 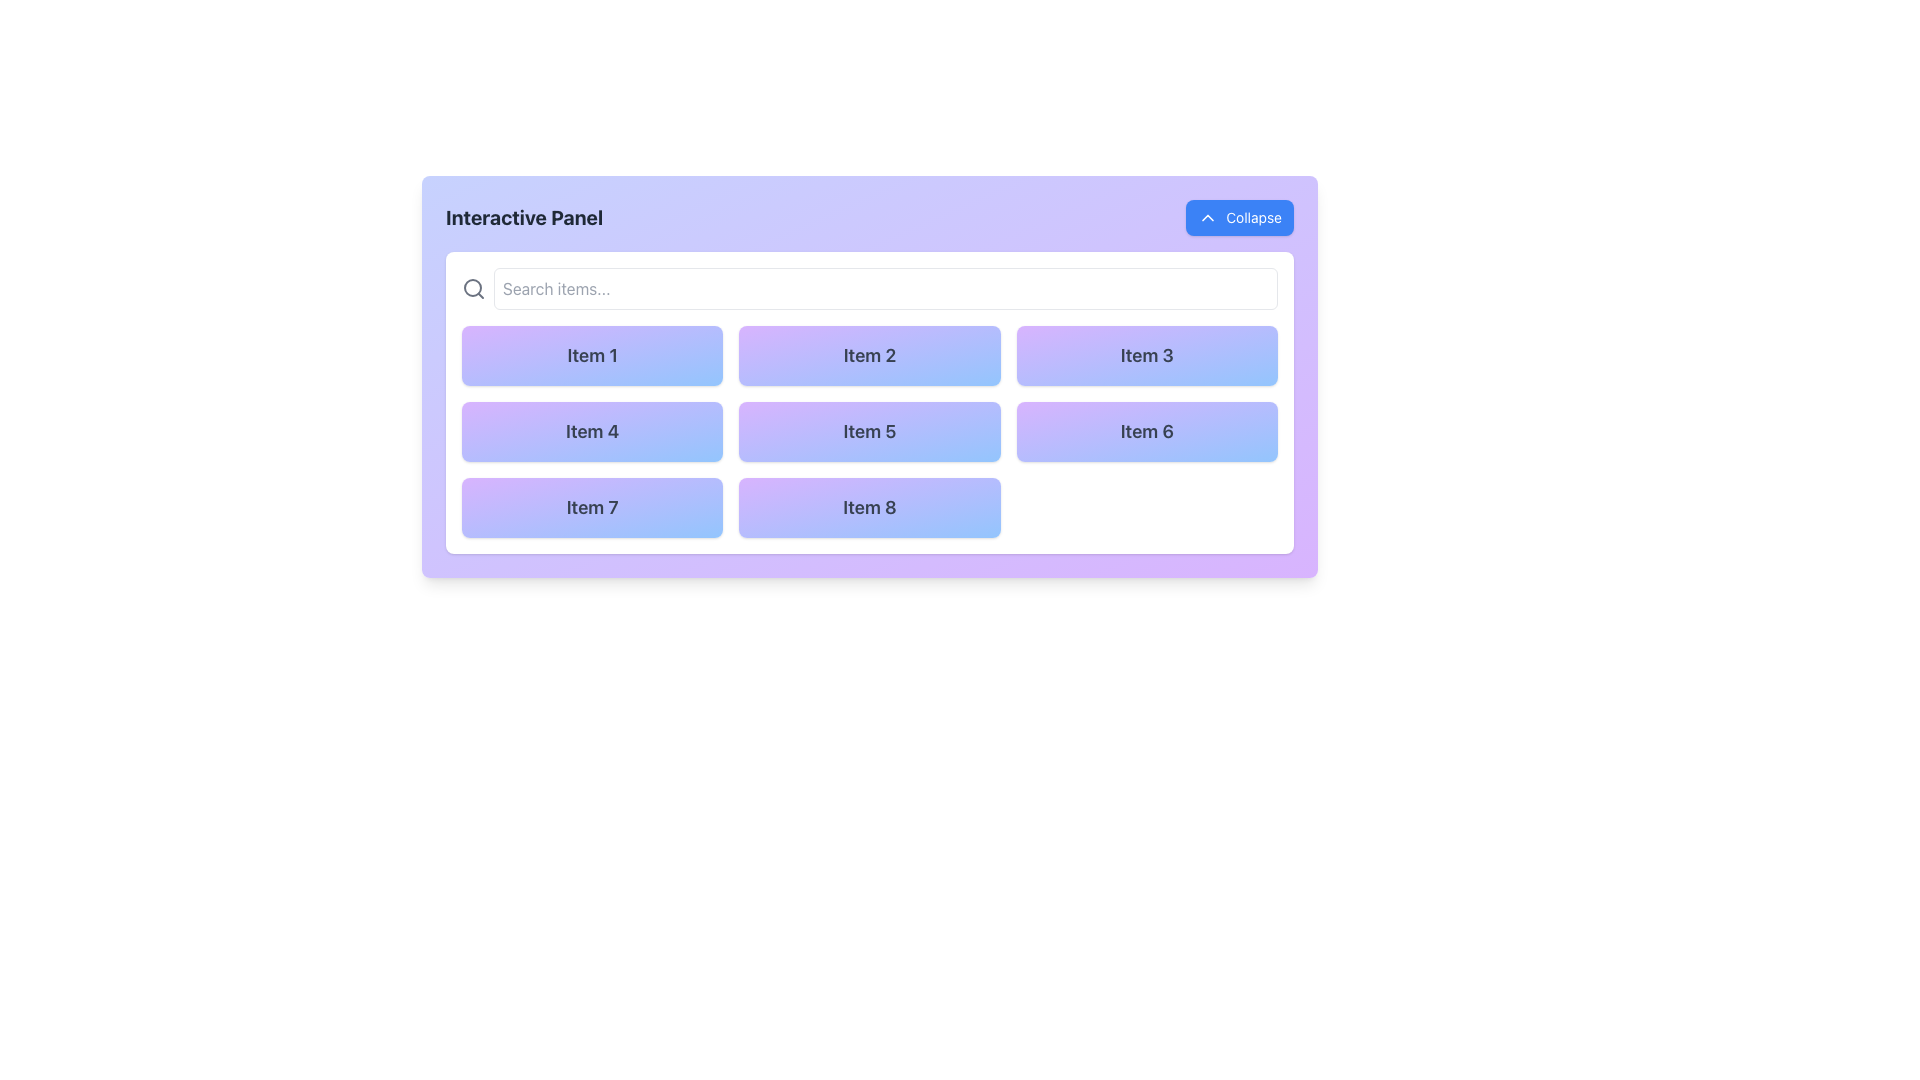 I want to click on the text label displaying 'Item 5' which is centrally aligned within its tile that has a gradient background and rounded corners, so click(x=869, y=430).